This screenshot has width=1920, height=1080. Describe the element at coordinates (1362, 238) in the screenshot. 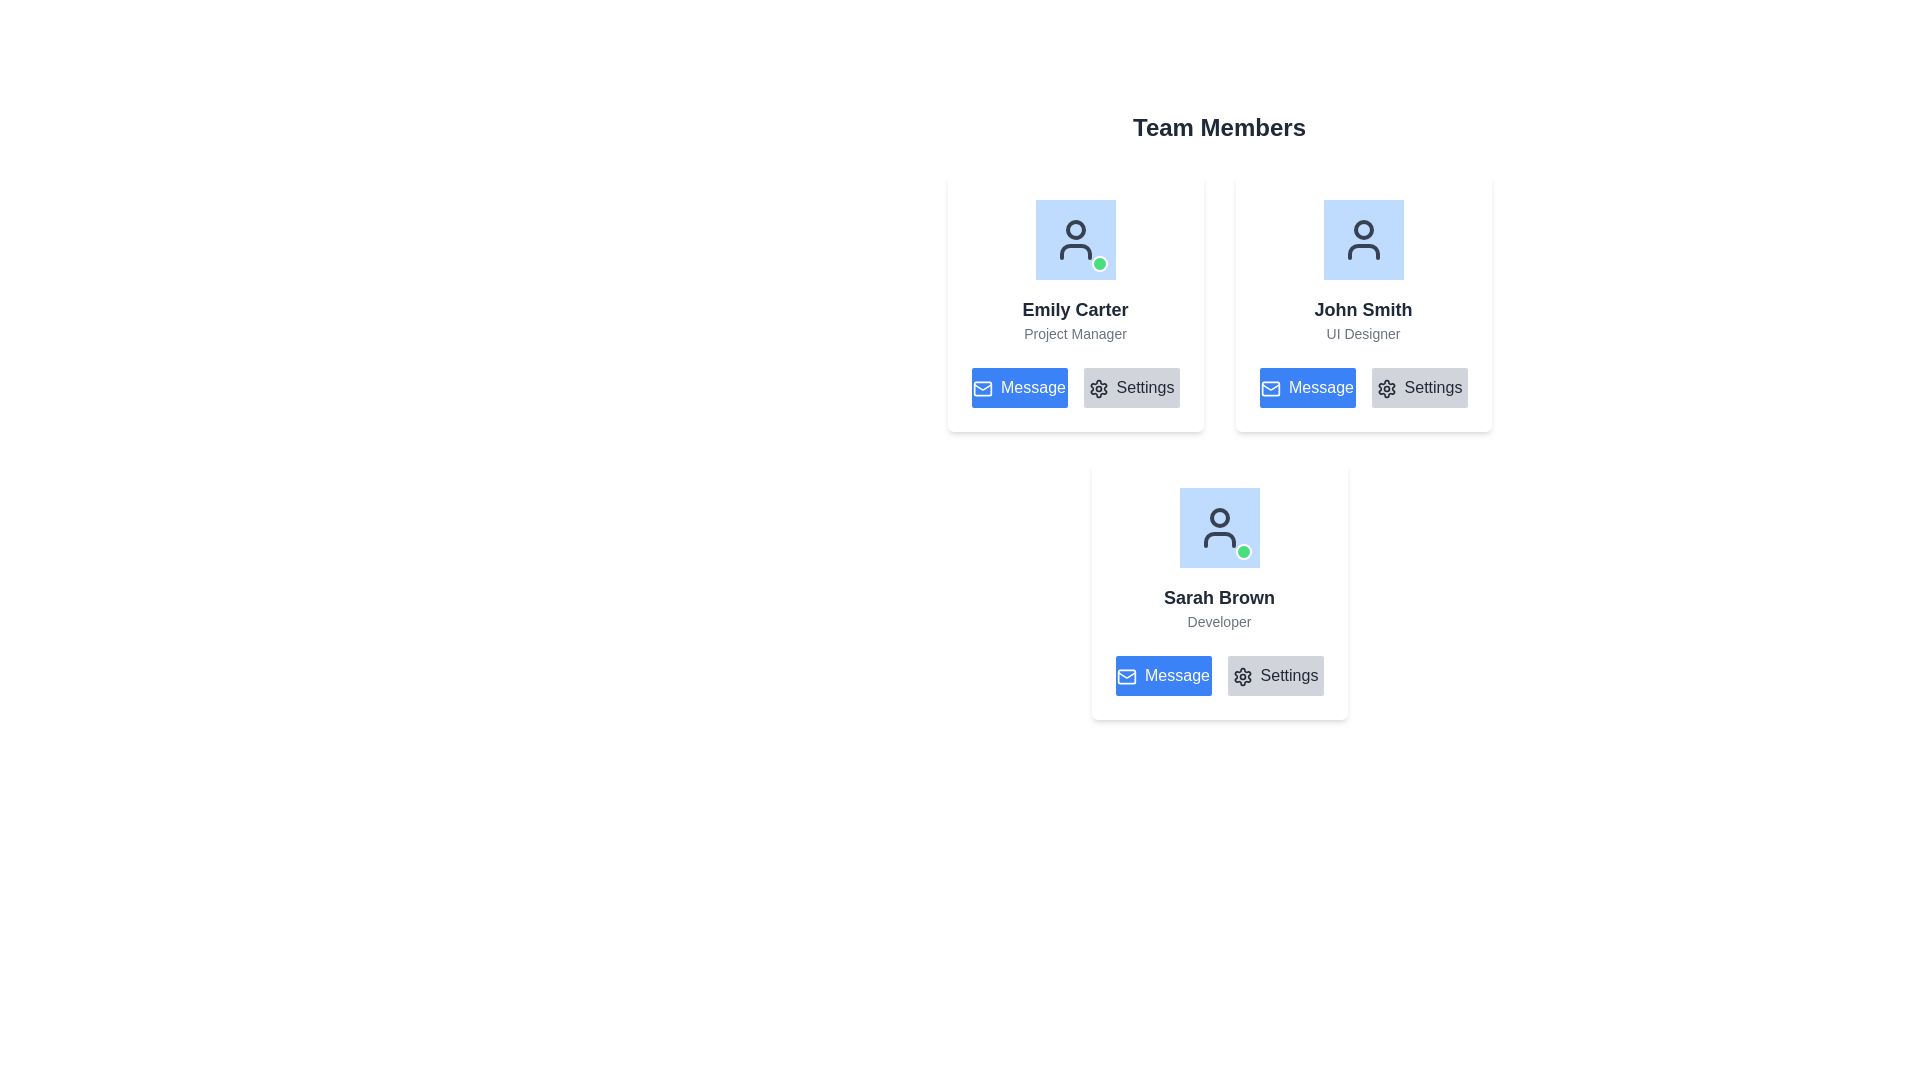

I see `the profile icon representing user 'John Smith', which is located in the top-right section of the team cards` at that location.